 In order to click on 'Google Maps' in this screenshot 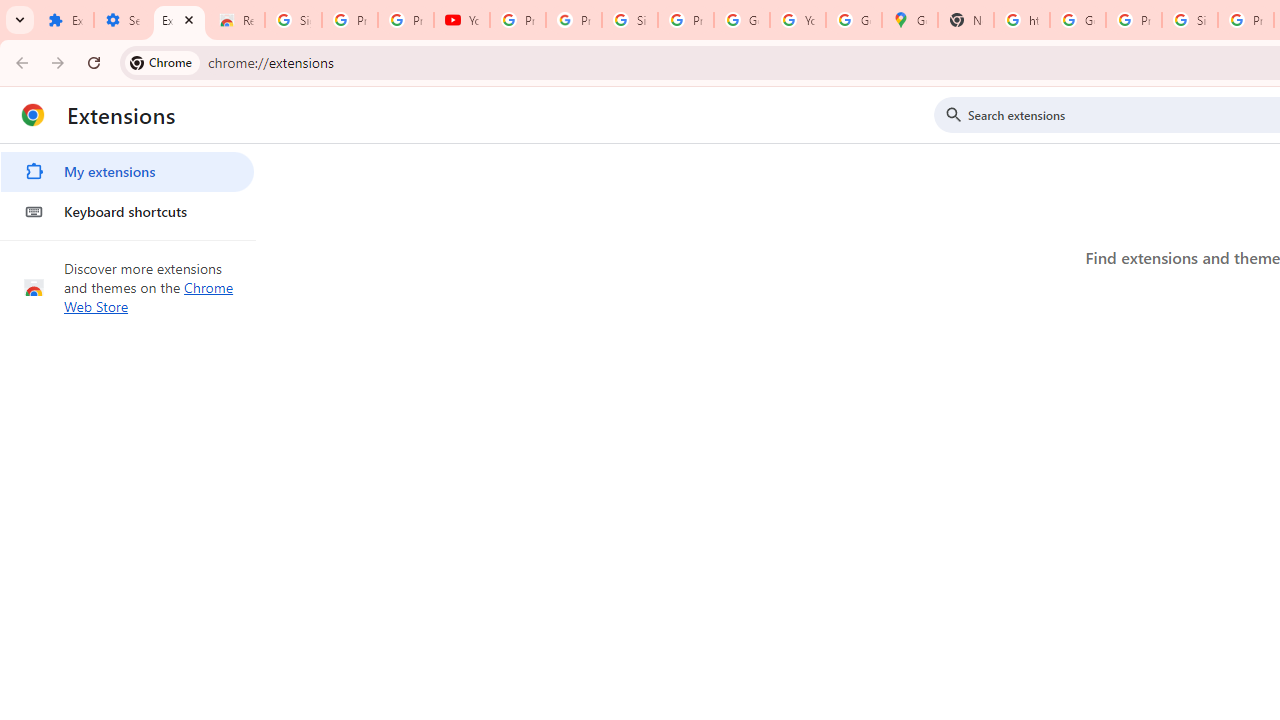, I will do `click(909, 20)`.